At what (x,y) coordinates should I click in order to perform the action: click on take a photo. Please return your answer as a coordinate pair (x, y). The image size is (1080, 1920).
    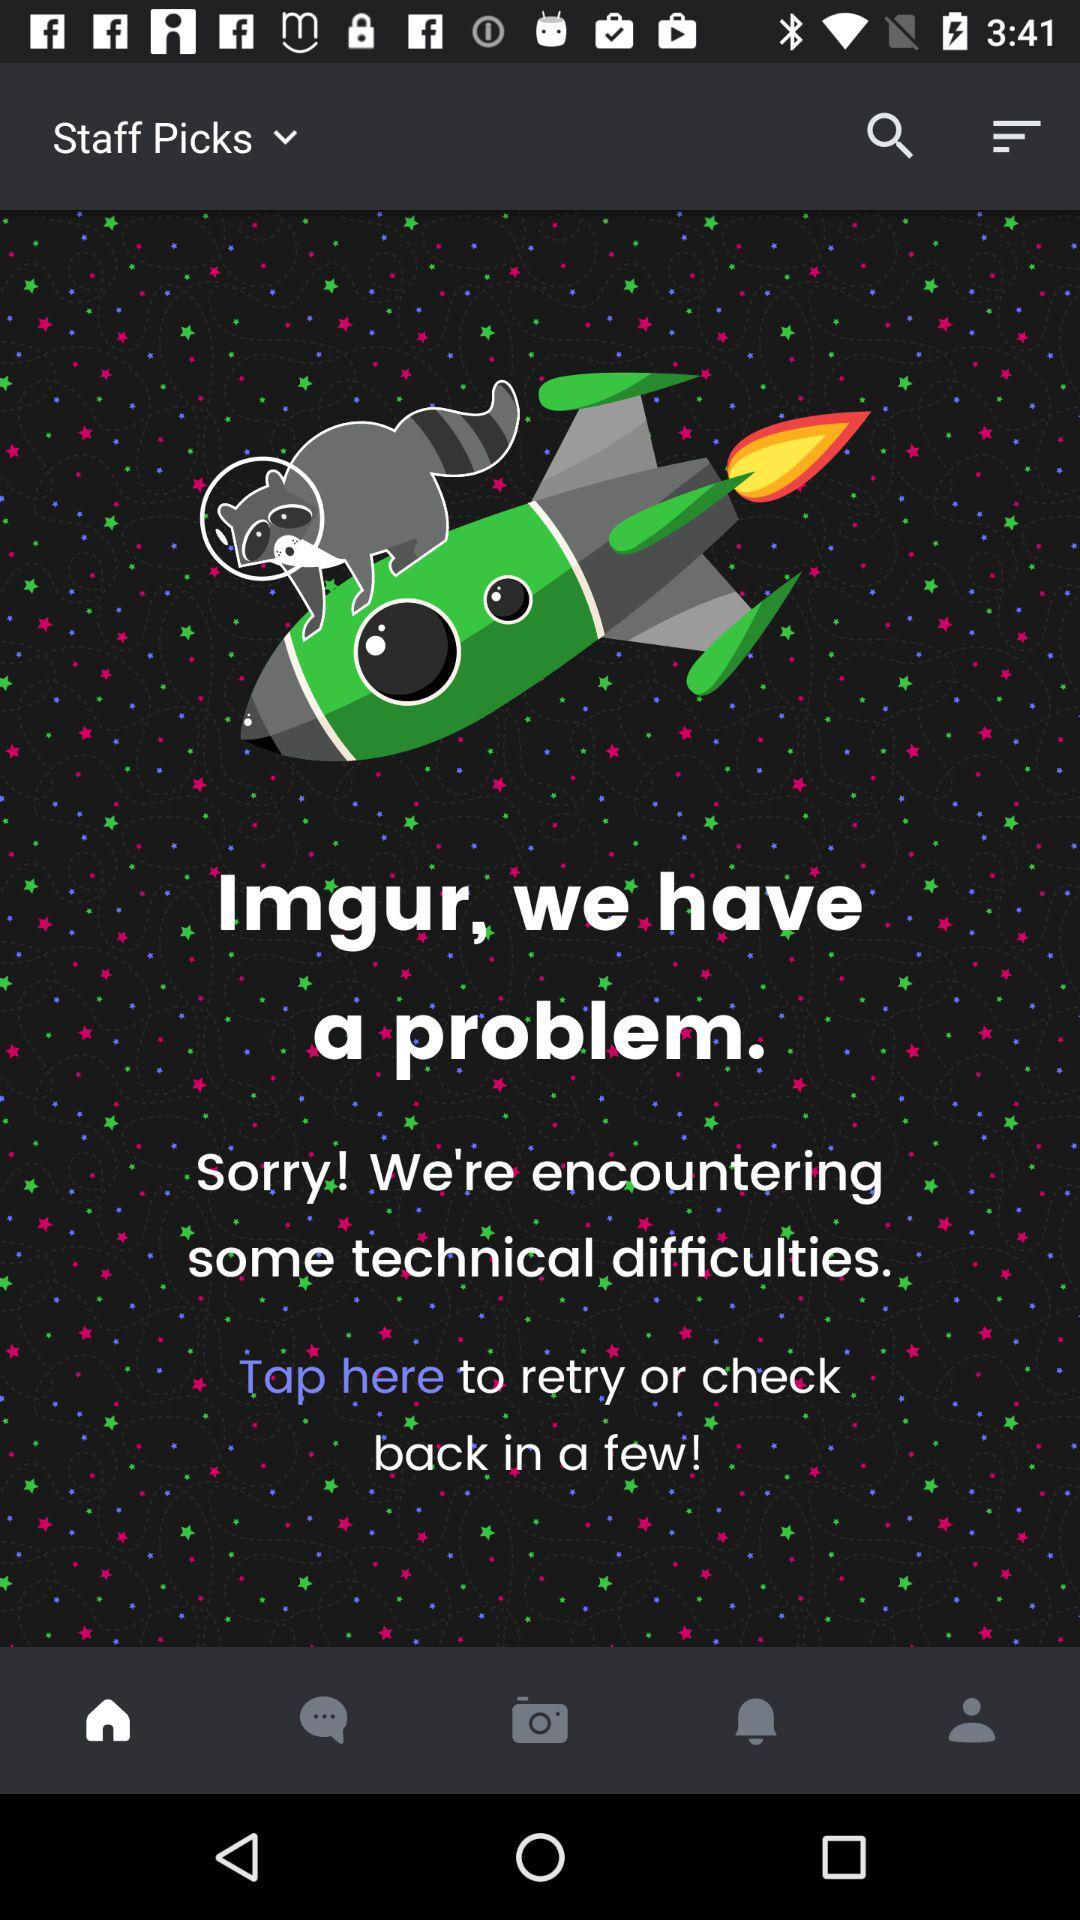
    Looking at the image, I should click on (540, 1719).